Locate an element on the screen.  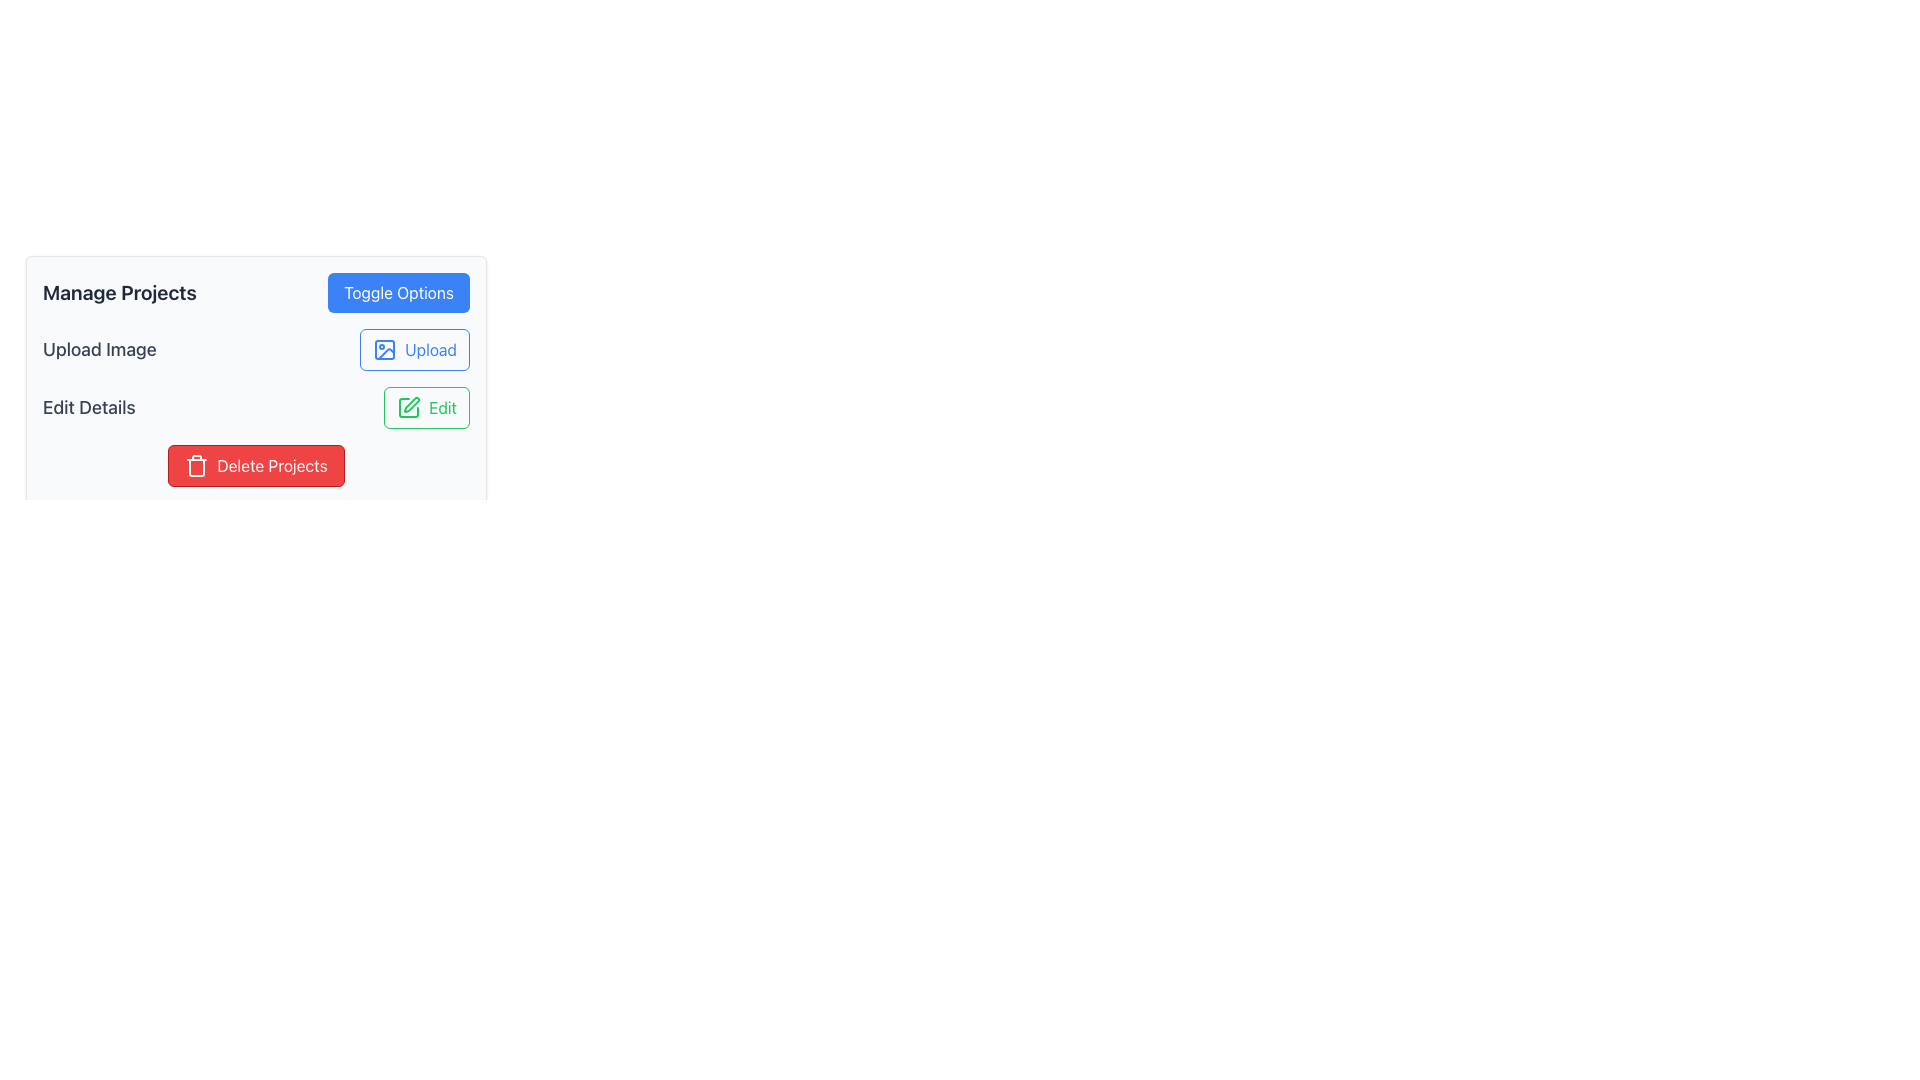
the 'Delete Projects' button by clicking on the icon located on its left side to engage the deletion functionality is located at coordinates (197, 466).